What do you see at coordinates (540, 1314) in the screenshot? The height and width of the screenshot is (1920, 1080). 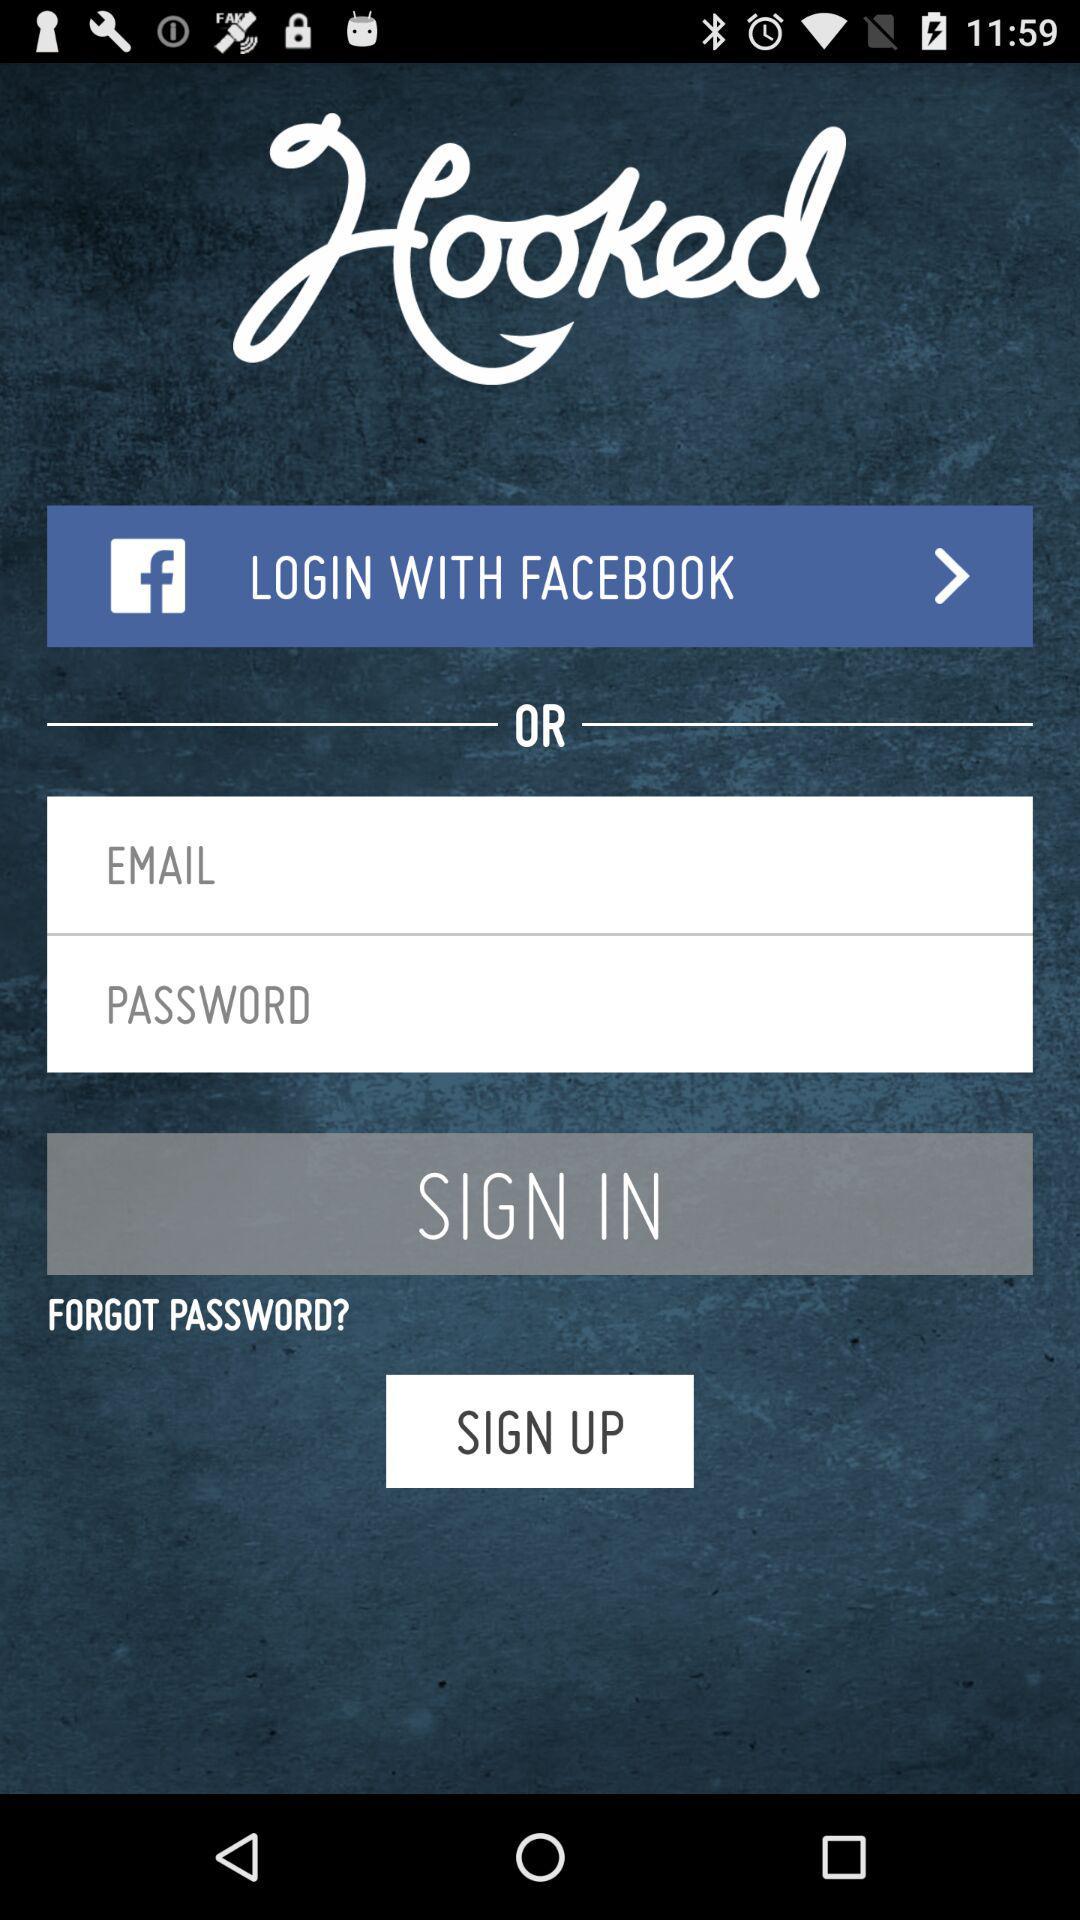 I see `the forgot password? app` at bounding box center [540, 1314].